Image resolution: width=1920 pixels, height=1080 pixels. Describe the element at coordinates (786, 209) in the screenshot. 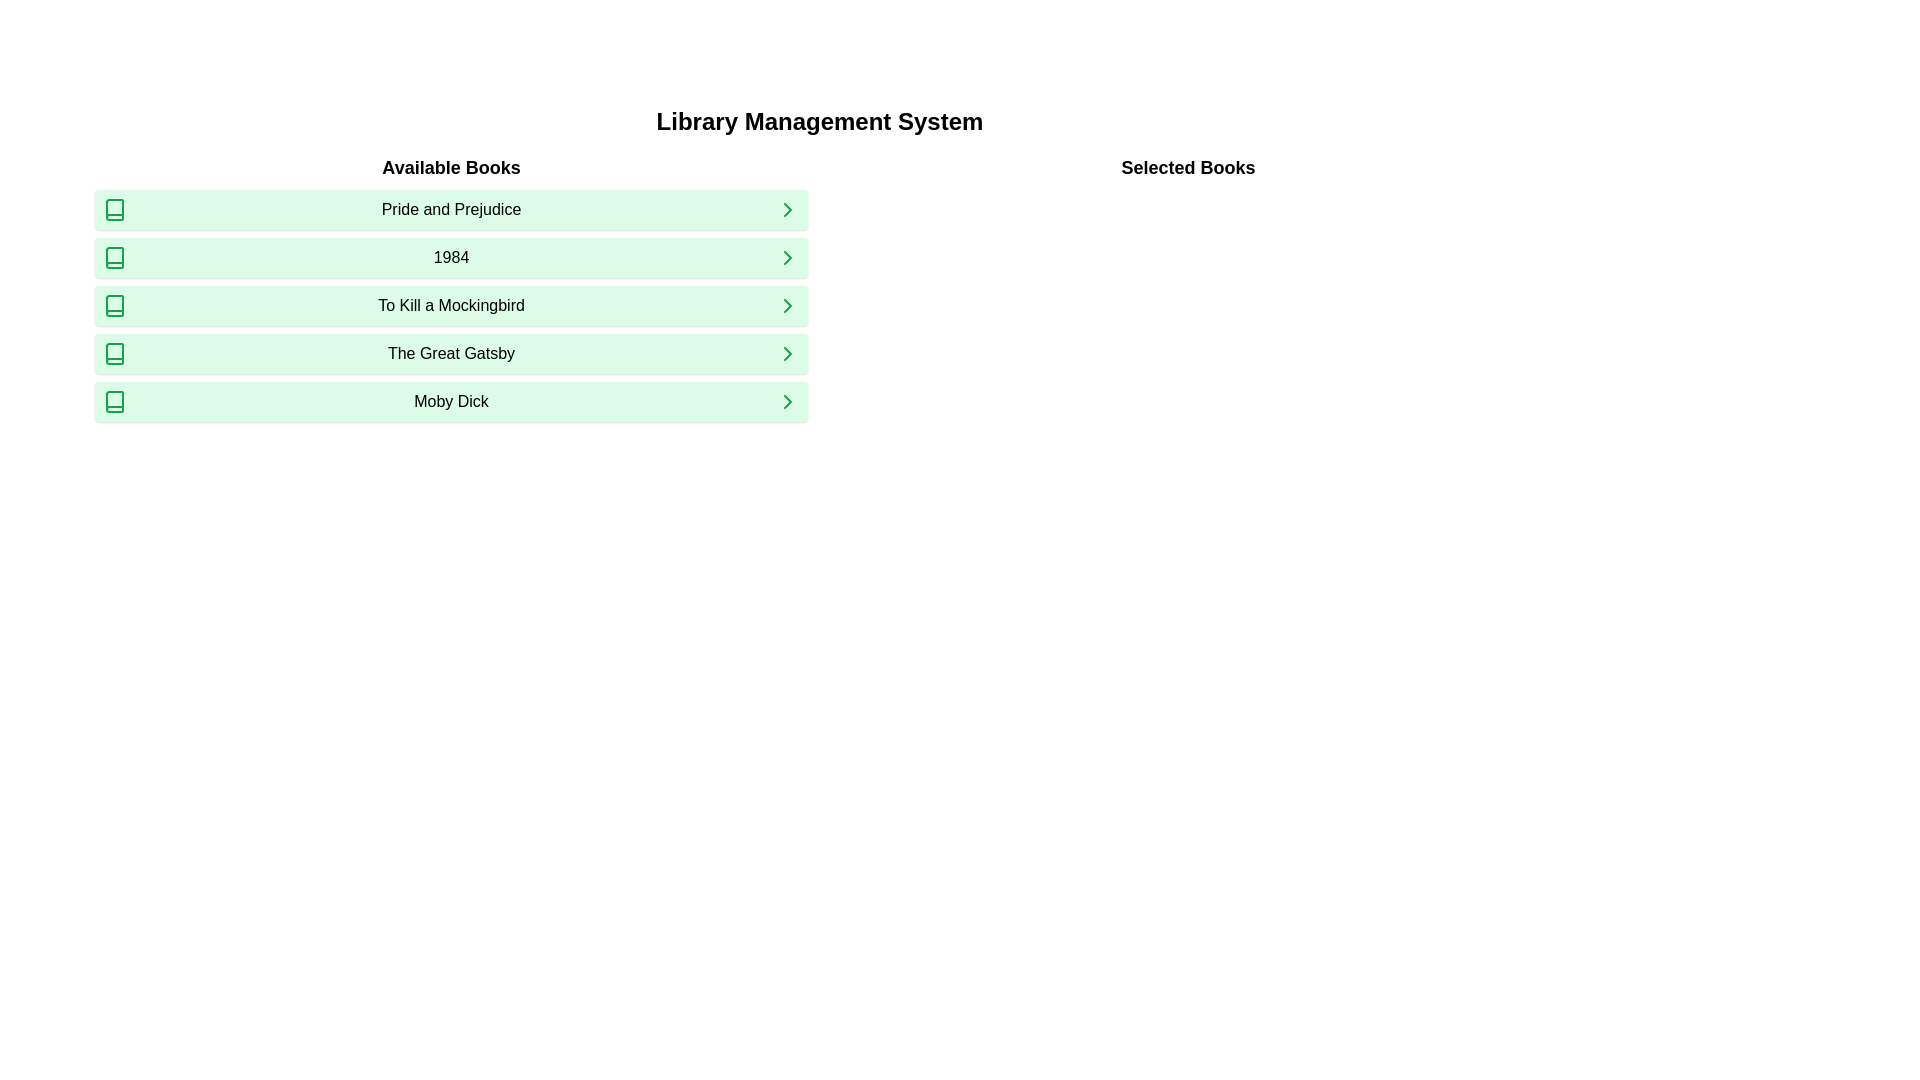

I see `the arrow icon button located at the far-right end of the row labeled 'Pride and Prejudice' in the 'Available Books' section` at that location.